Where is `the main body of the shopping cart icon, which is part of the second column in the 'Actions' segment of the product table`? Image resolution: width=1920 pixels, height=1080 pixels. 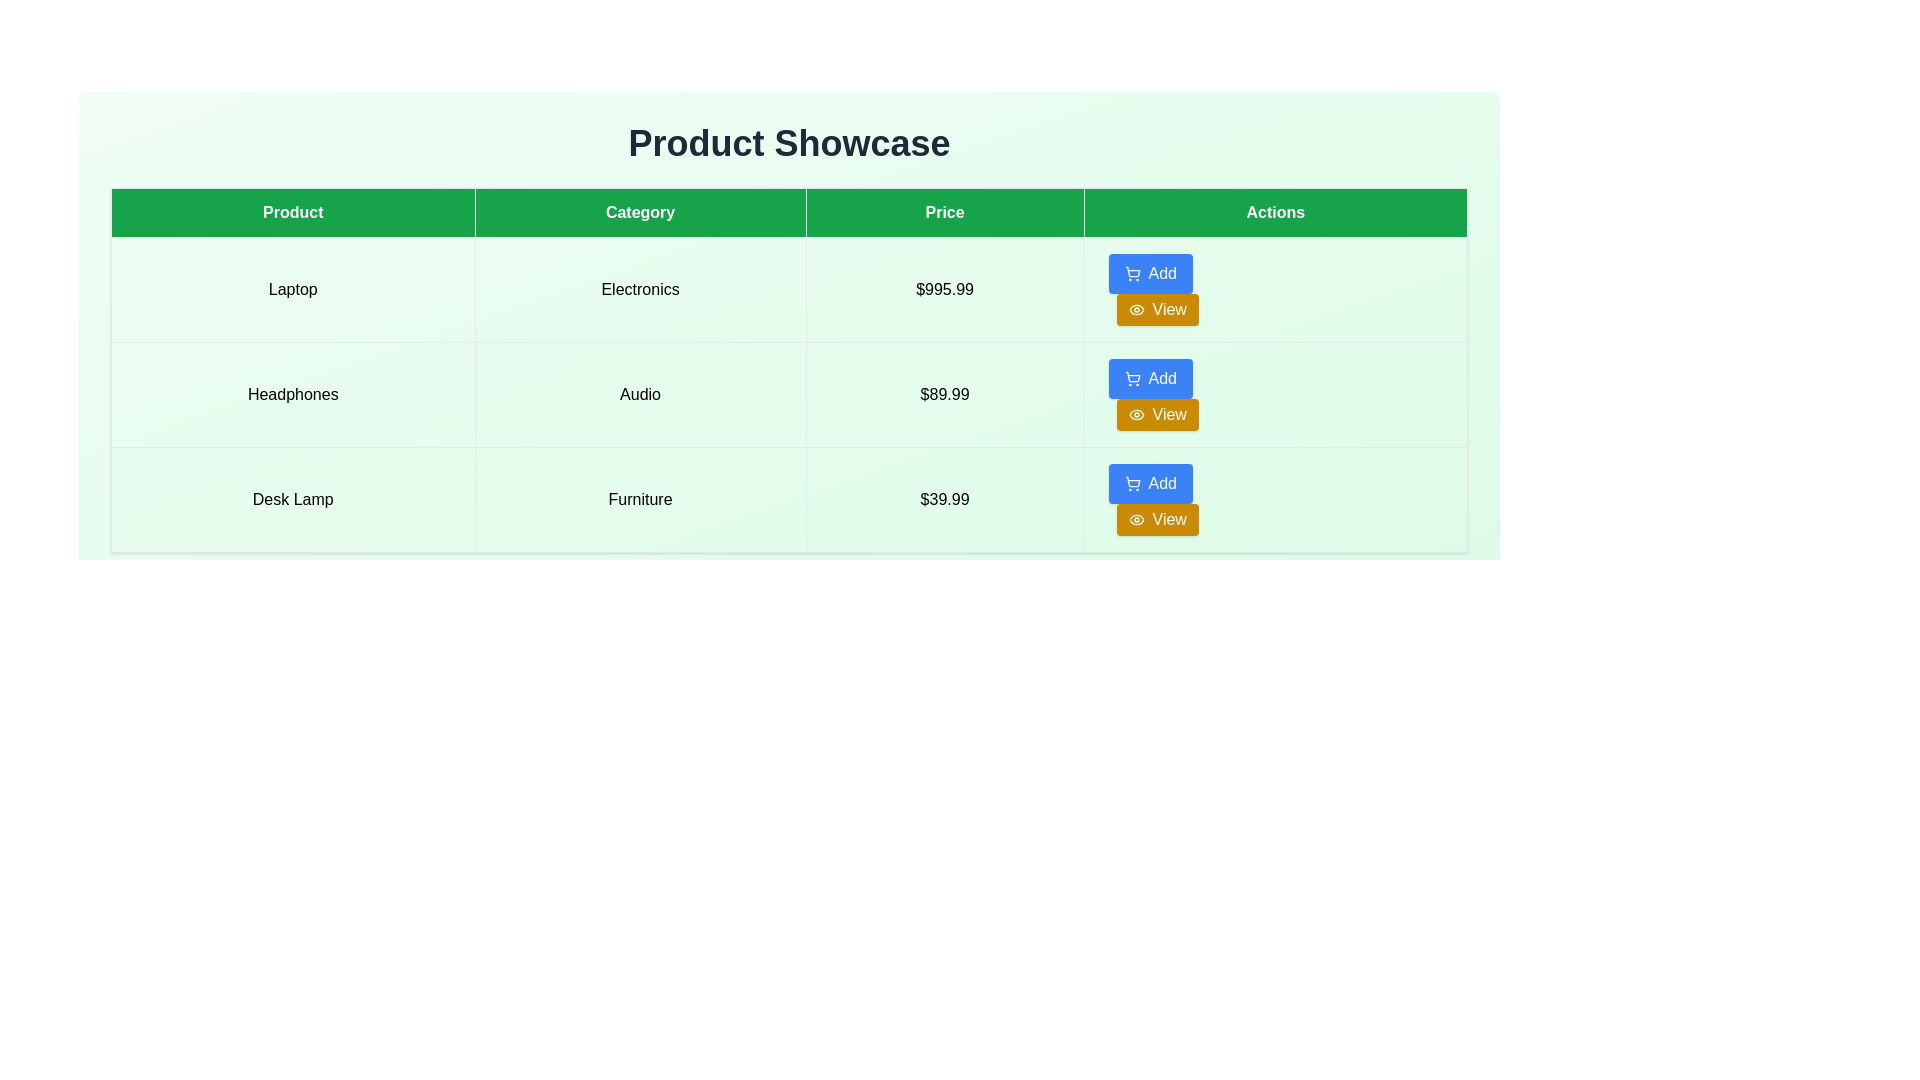
the main body of the shopping cart icon, which is part of the second column in the 'Actions' segment of the product table is located at coordinates (1132, 482).